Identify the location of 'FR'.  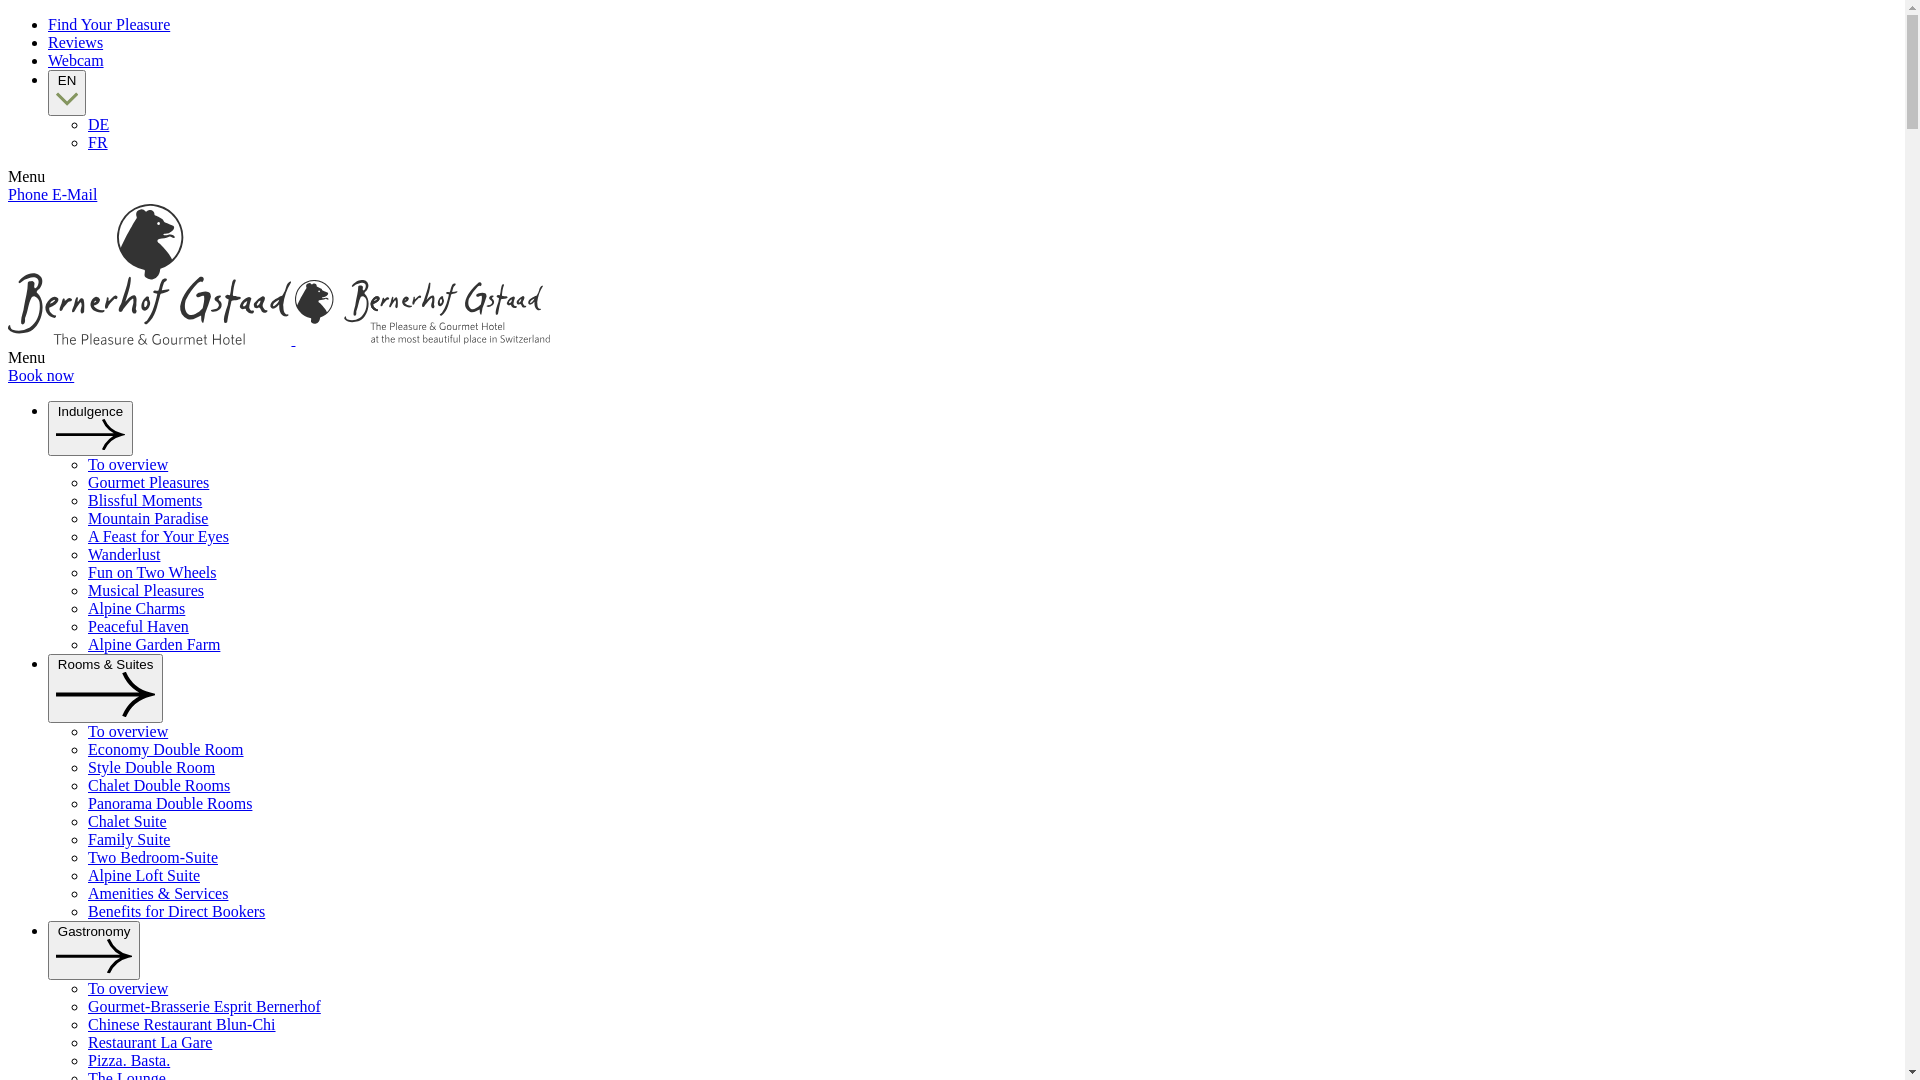
(96, 141).